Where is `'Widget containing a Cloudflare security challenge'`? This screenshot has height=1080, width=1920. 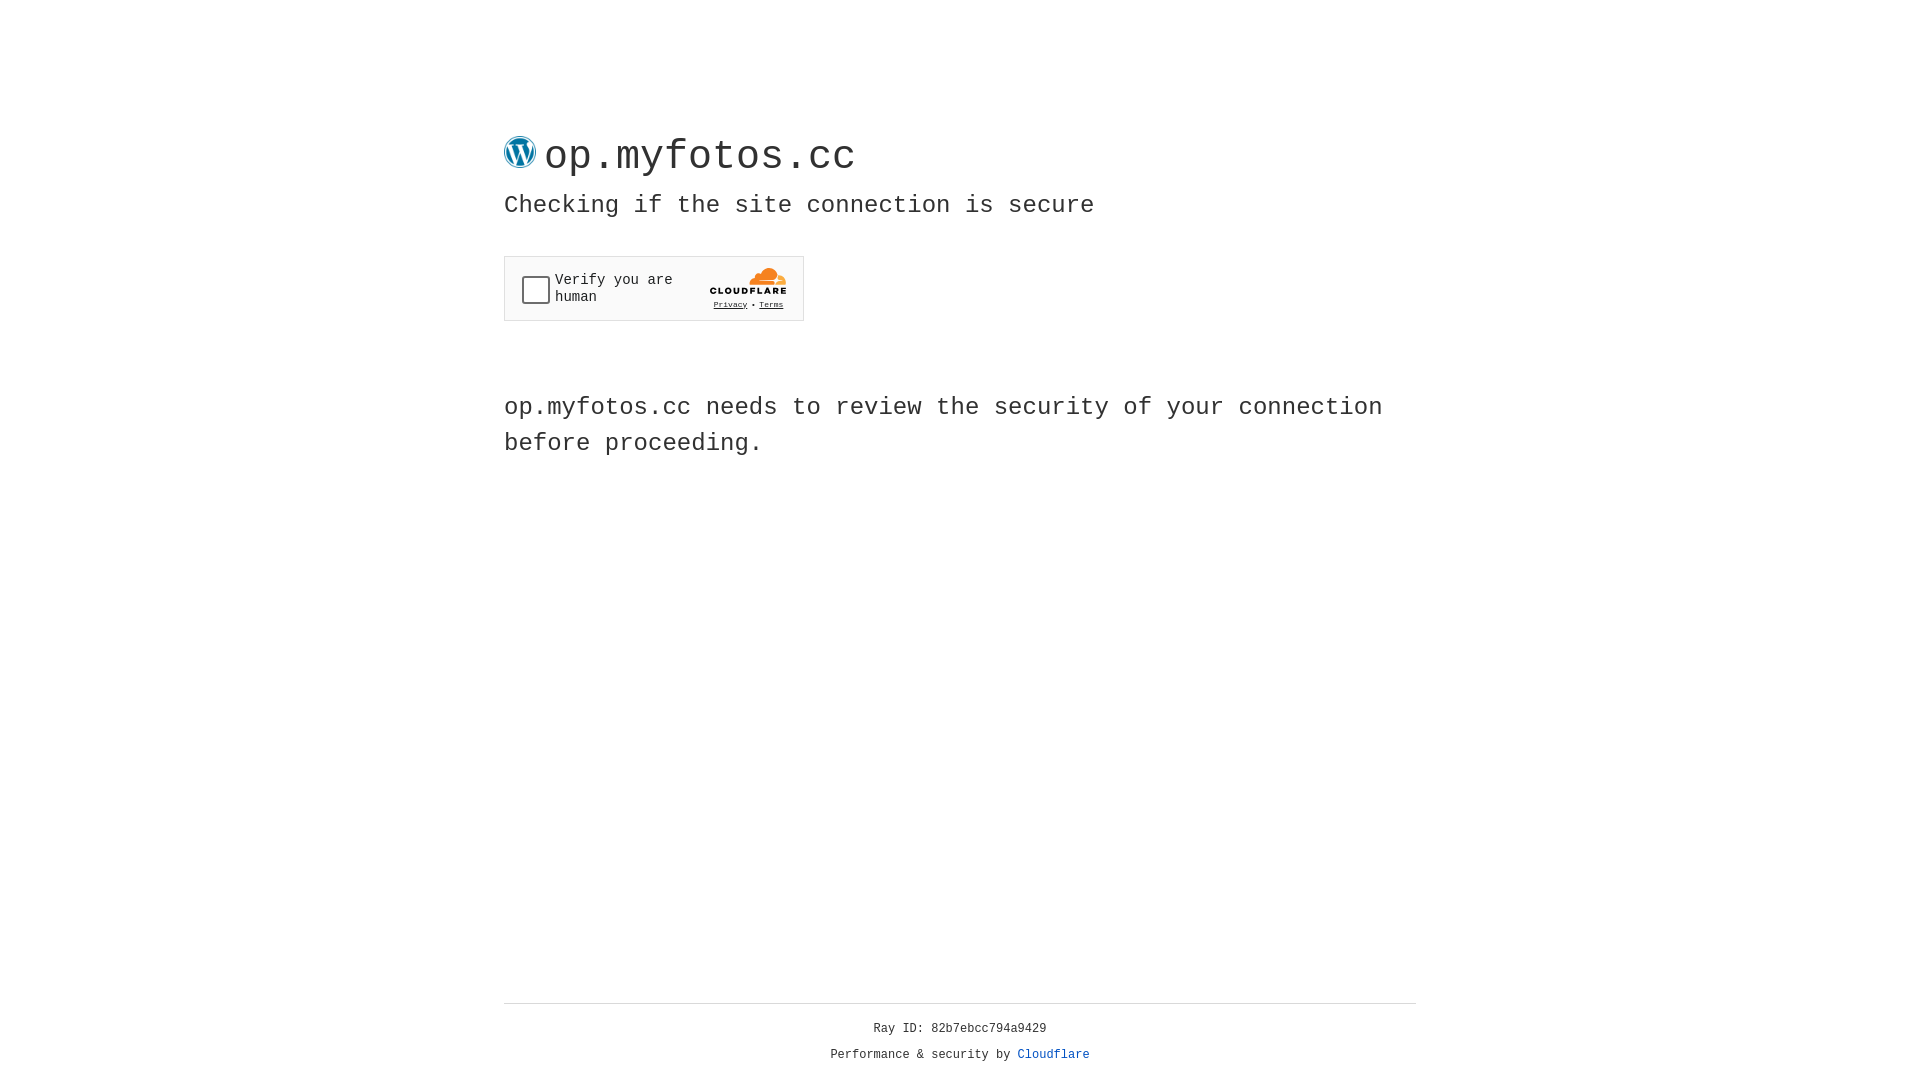 'Widget containing a Cloudflare security challenge' is located at coordinates (653, 288).